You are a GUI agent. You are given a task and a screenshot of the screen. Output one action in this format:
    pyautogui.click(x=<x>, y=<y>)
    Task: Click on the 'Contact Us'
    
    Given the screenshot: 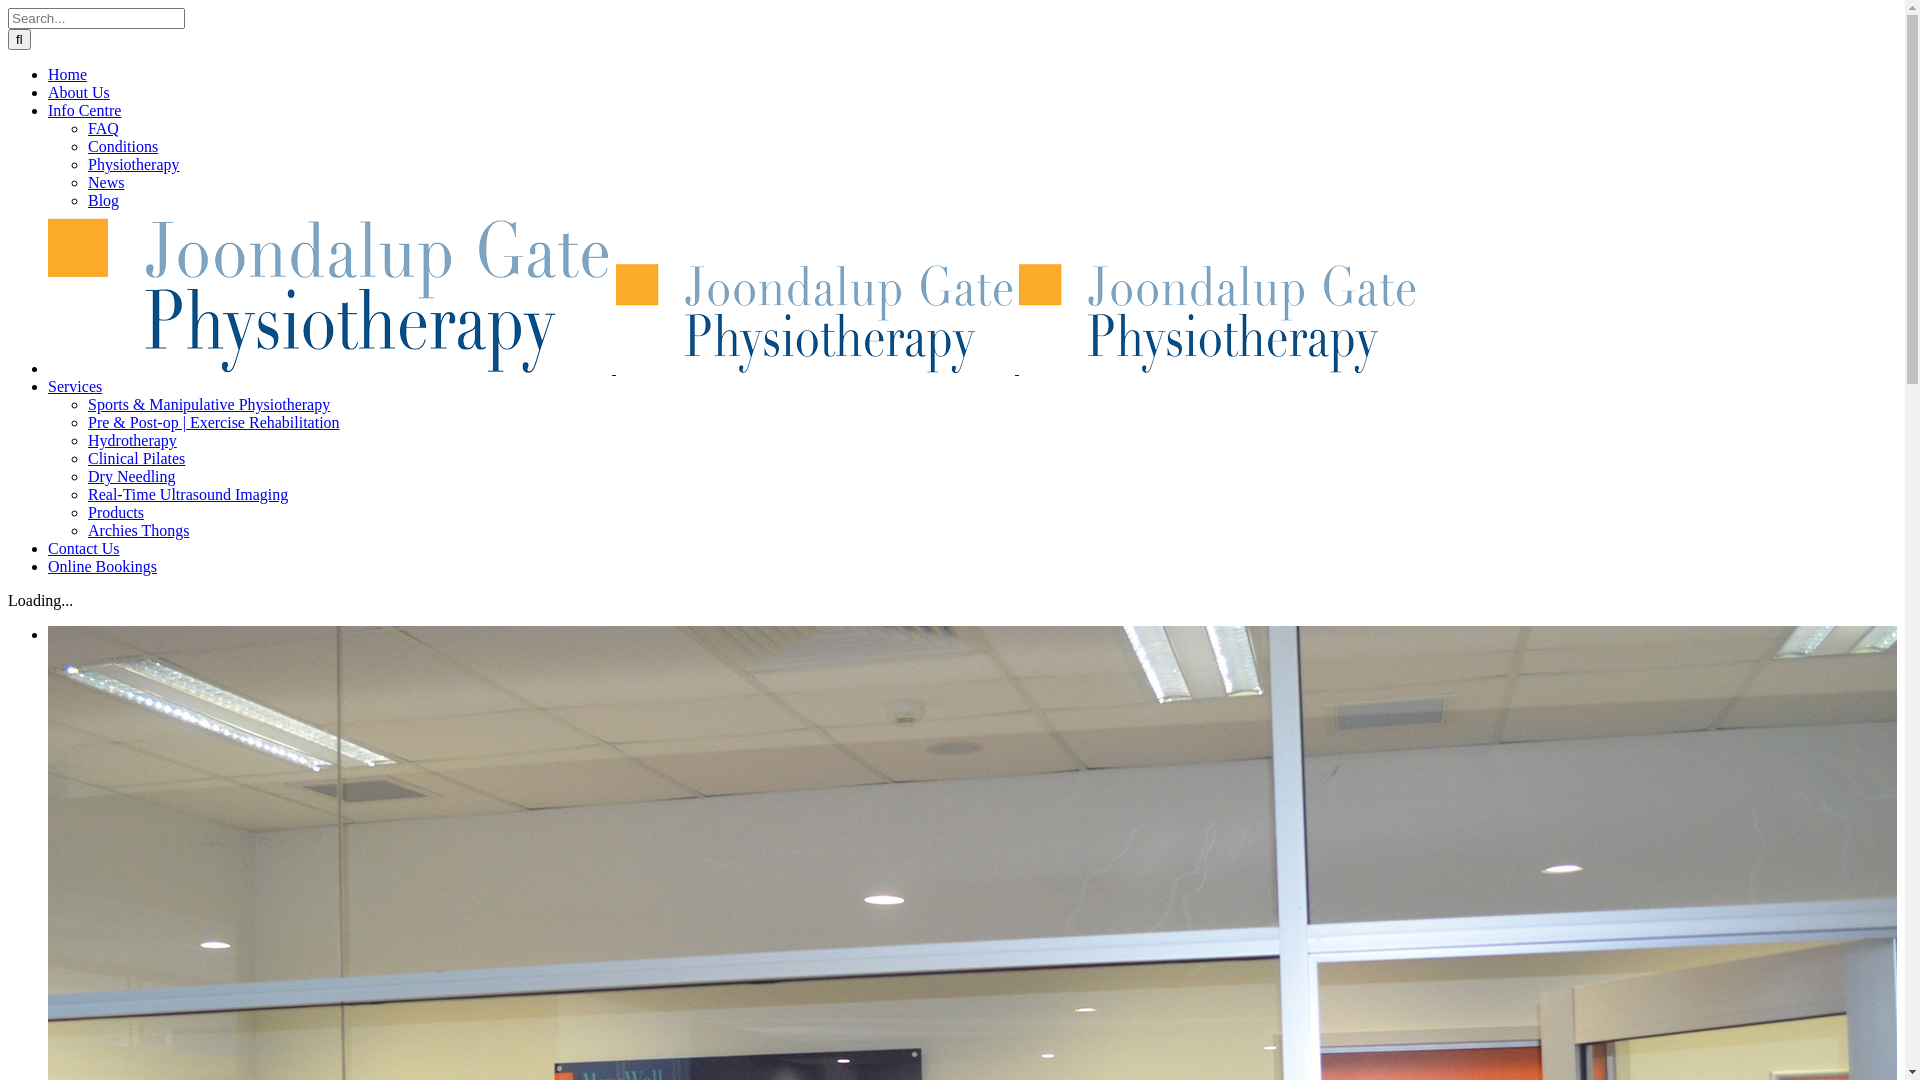 What is the action you would take?
    pyautogui.click(x=82, y=548)
    